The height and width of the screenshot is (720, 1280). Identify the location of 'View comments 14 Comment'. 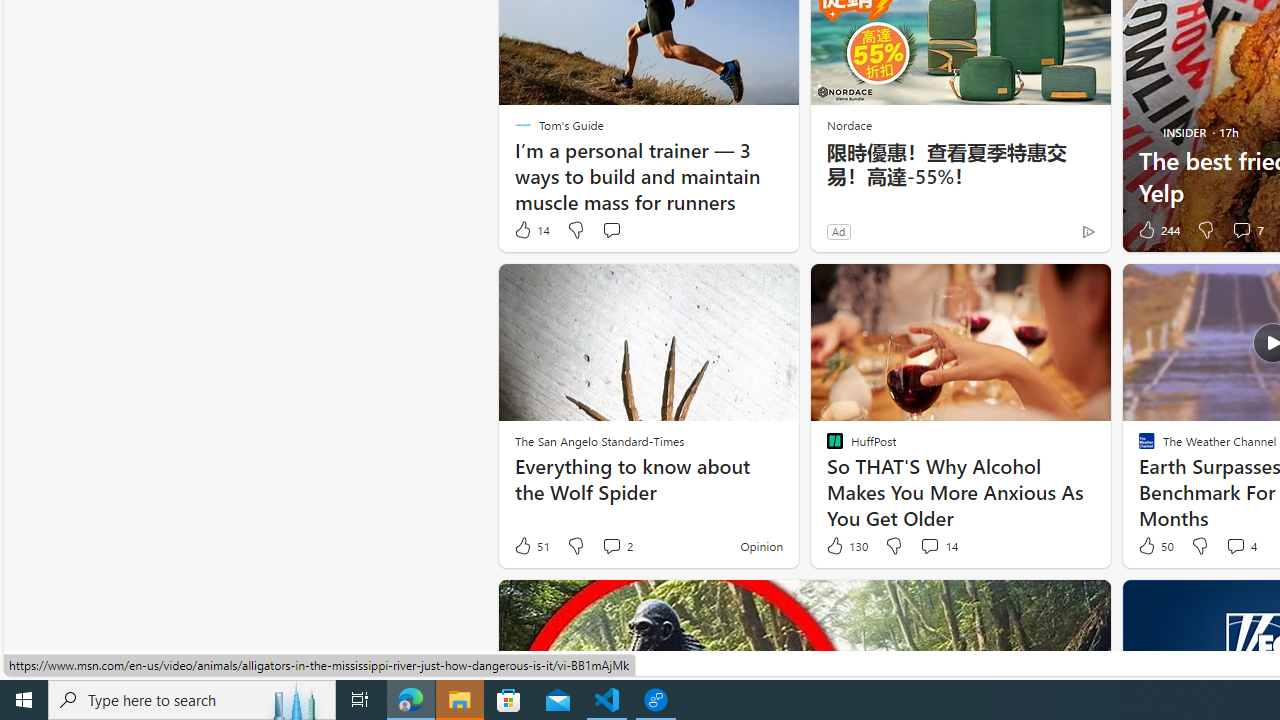
(928, 545).